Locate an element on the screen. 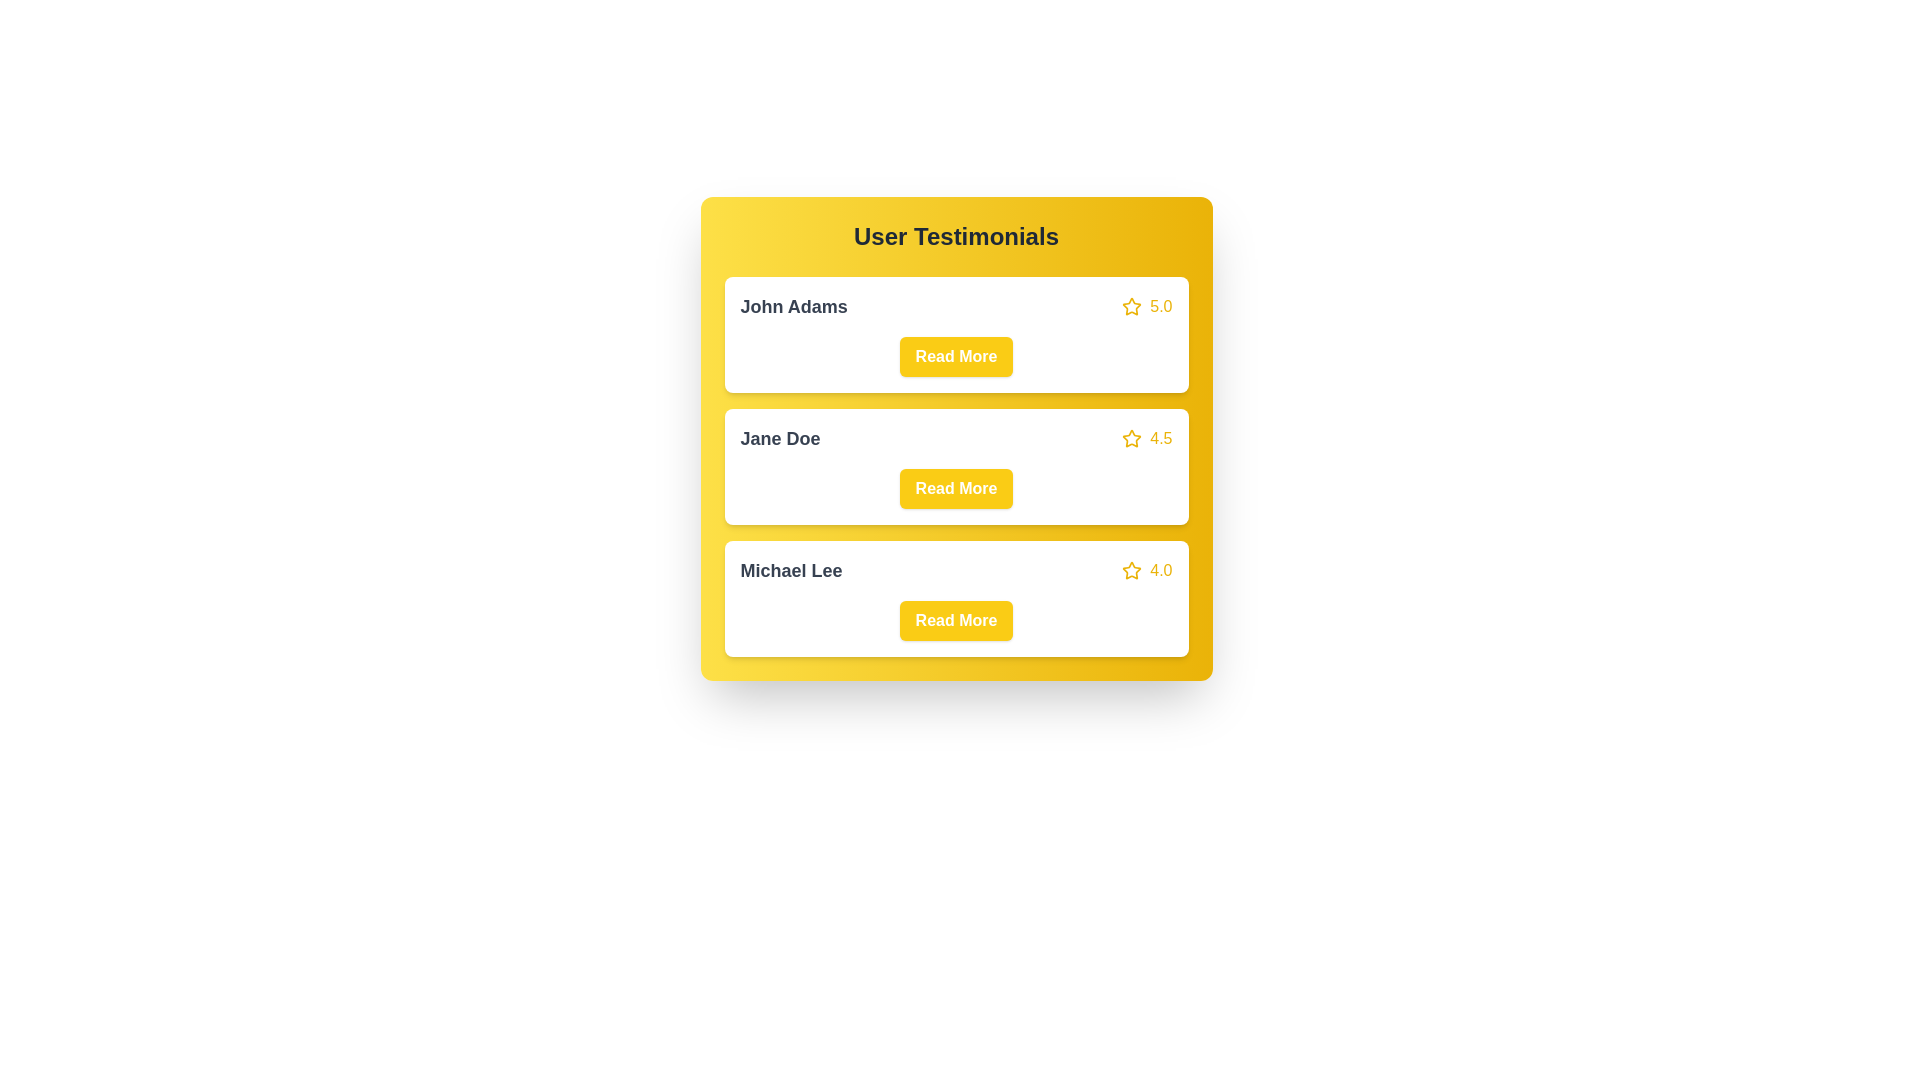 The height and width of the screenshot is (1080, 1920). the star icon of the testimonial corresponding to John Adams is located at coordinates (1132, 307).